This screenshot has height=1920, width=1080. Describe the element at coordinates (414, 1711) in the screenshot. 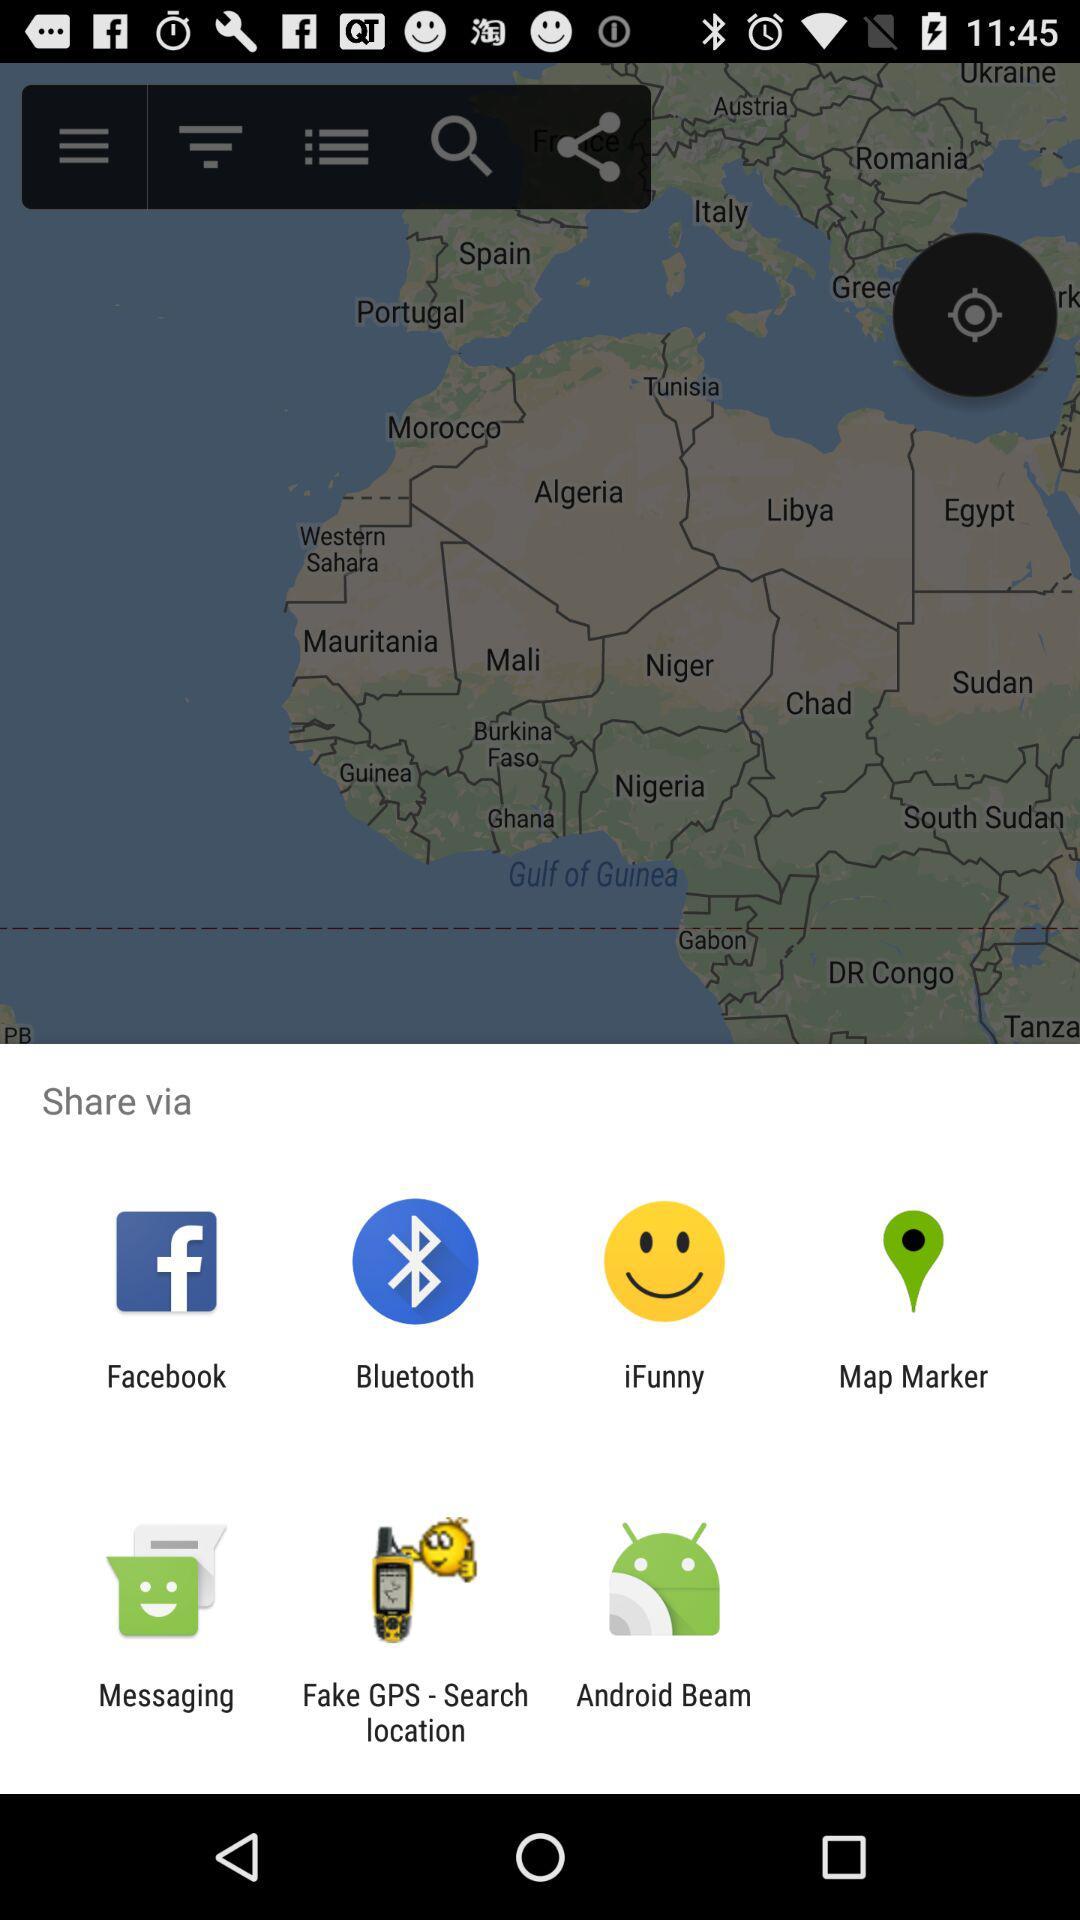

I see `the app next to messaging` at that location.